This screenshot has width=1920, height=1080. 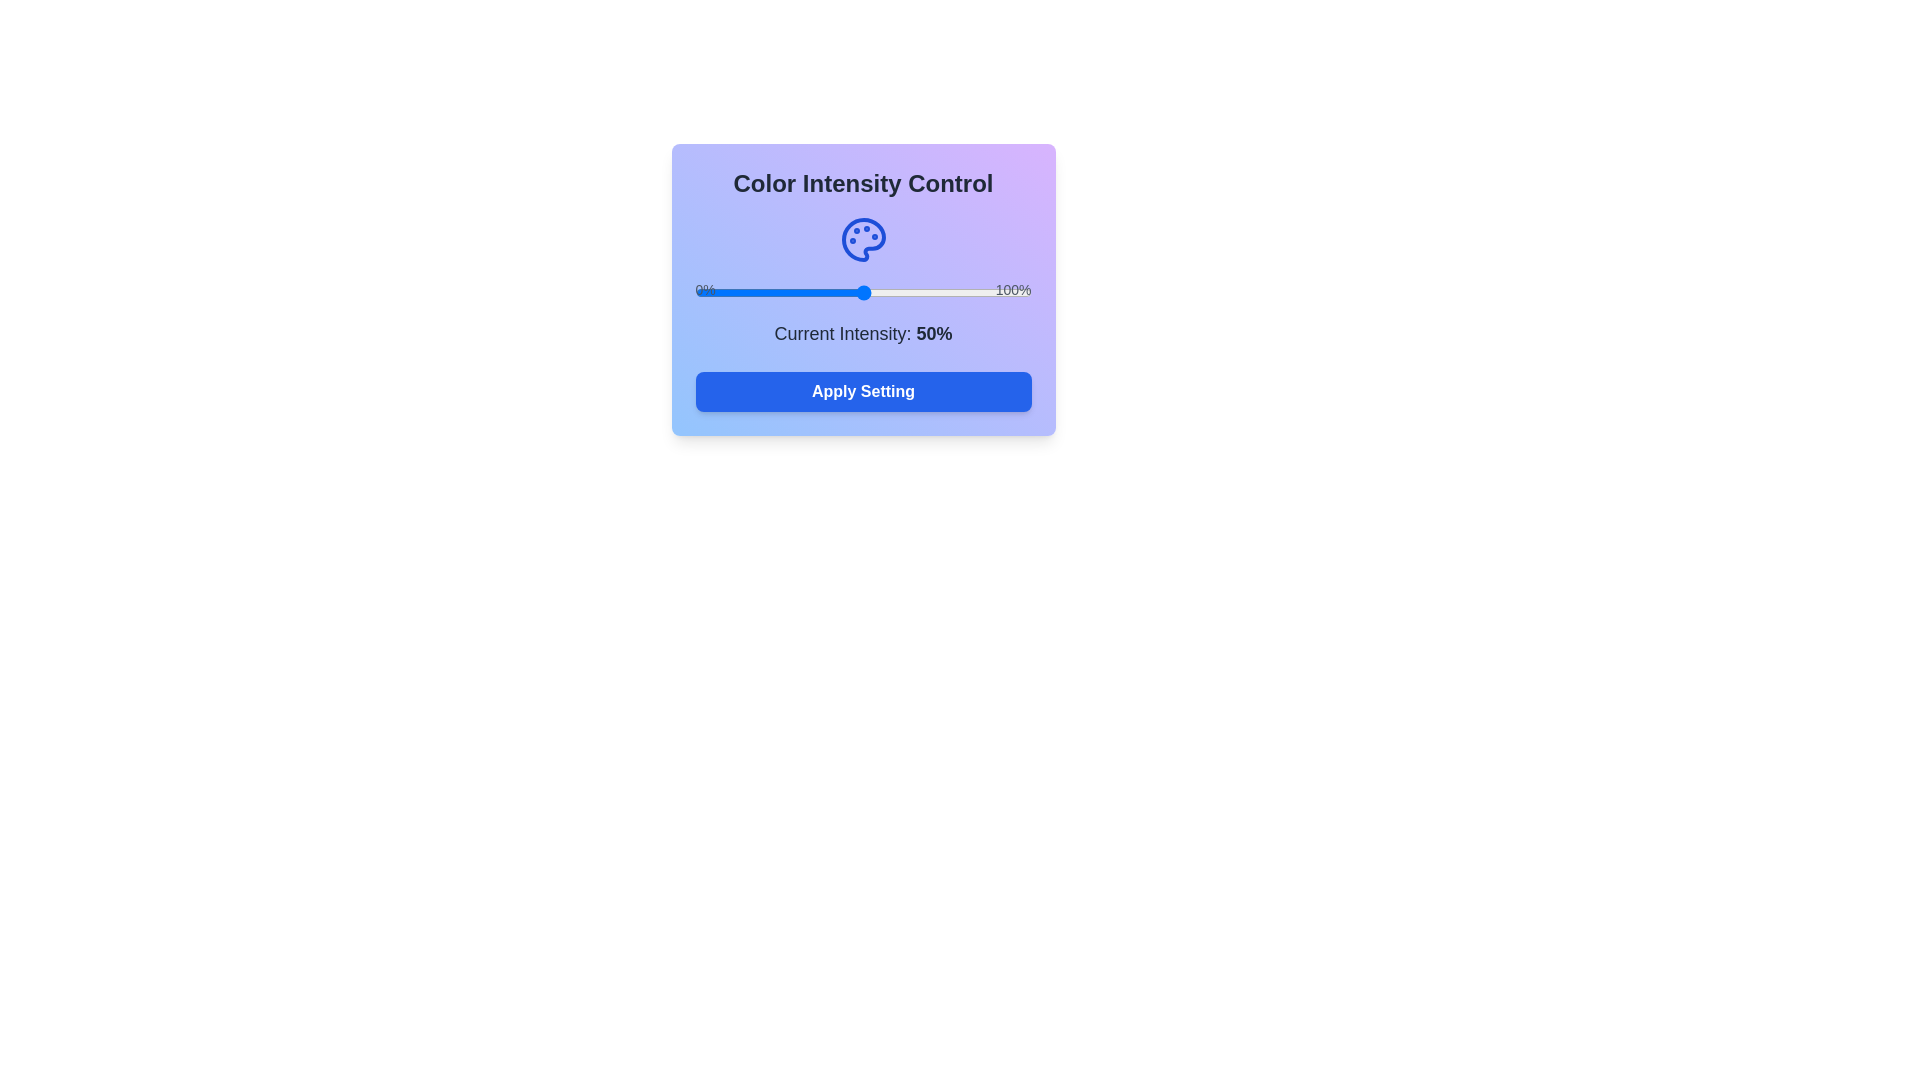 What do you see at coordinates (970, 293) in the screenshot?
I see `the slider to set the color intensity to 82%` at bounding box center [970, 293].